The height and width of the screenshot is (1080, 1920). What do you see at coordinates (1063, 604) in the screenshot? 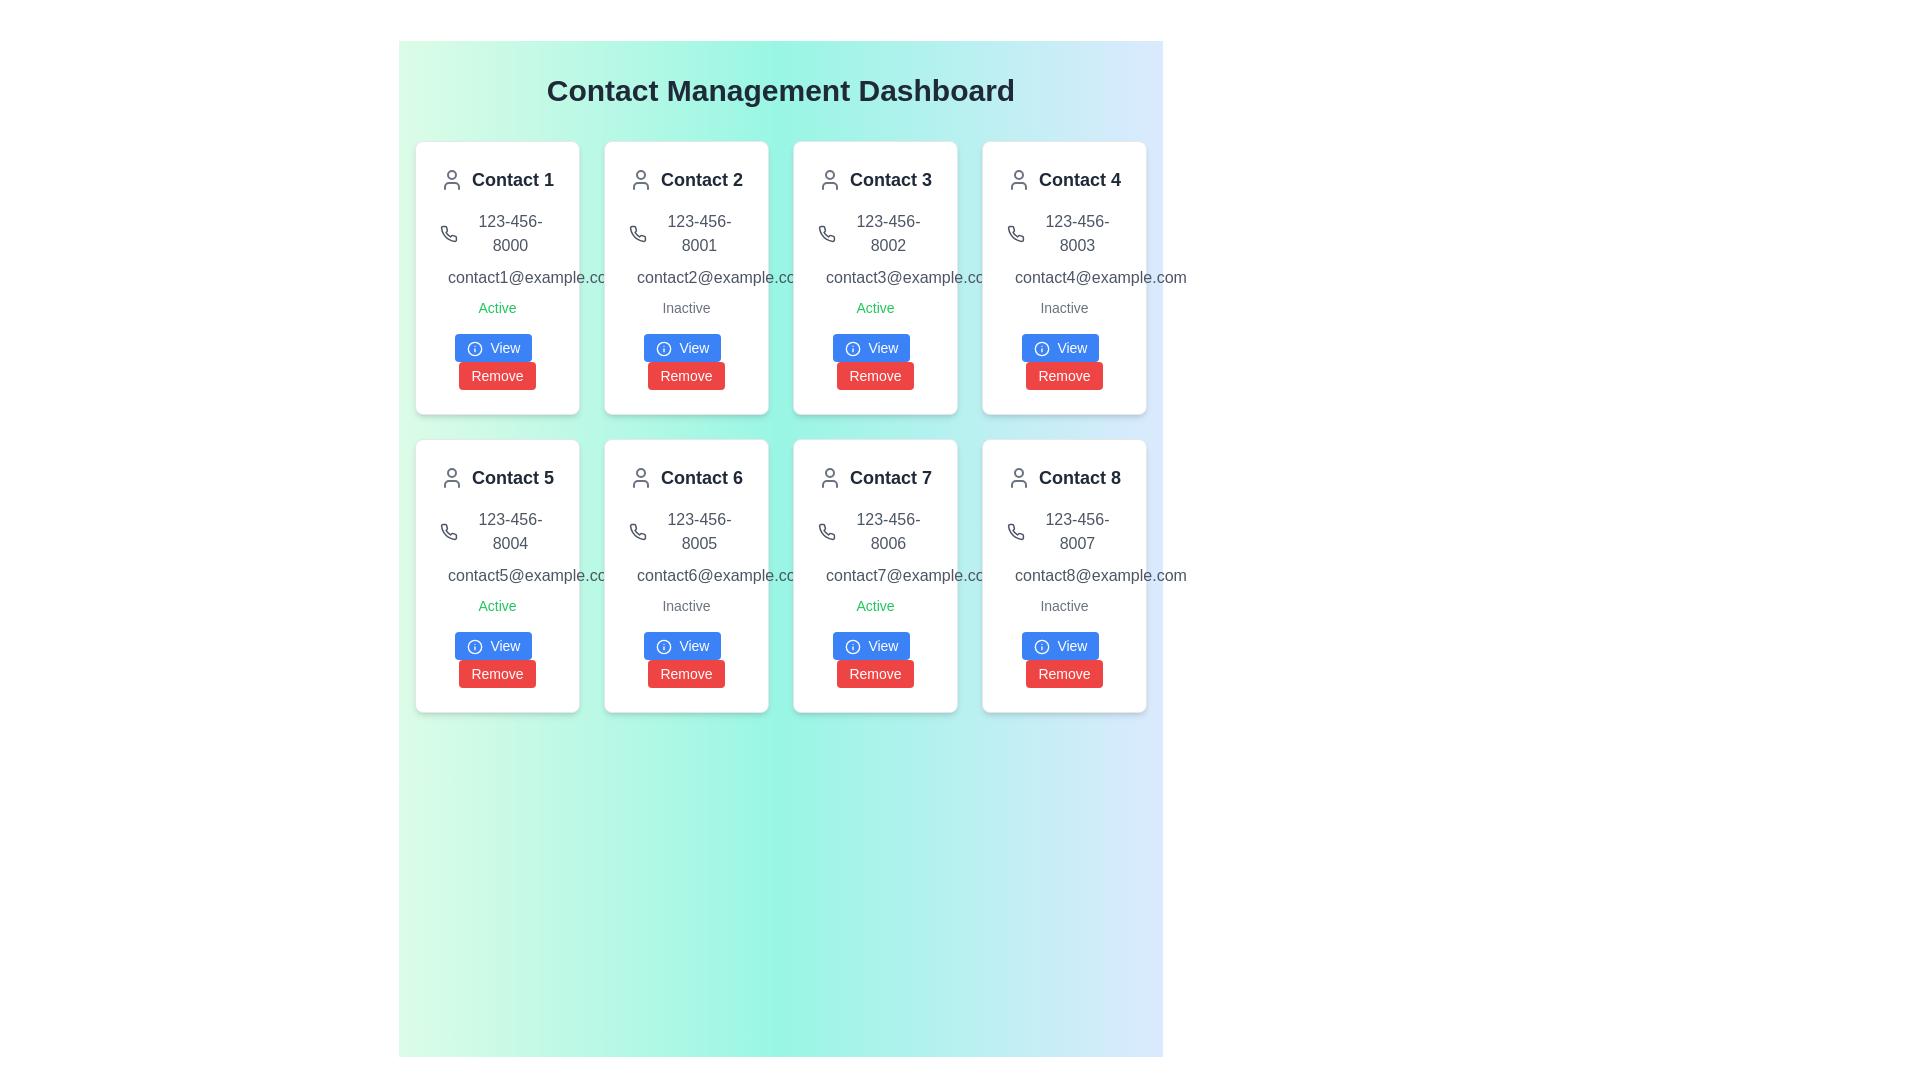
I see `the status indicator text label that informs the user that contact 8 is currently inactive, located within the card labeled 'Contact 8', positioned below the email address 'contact8@example.com' and above the action buttons 'View' and 'Remove'` at bounding box center [1063, 604].